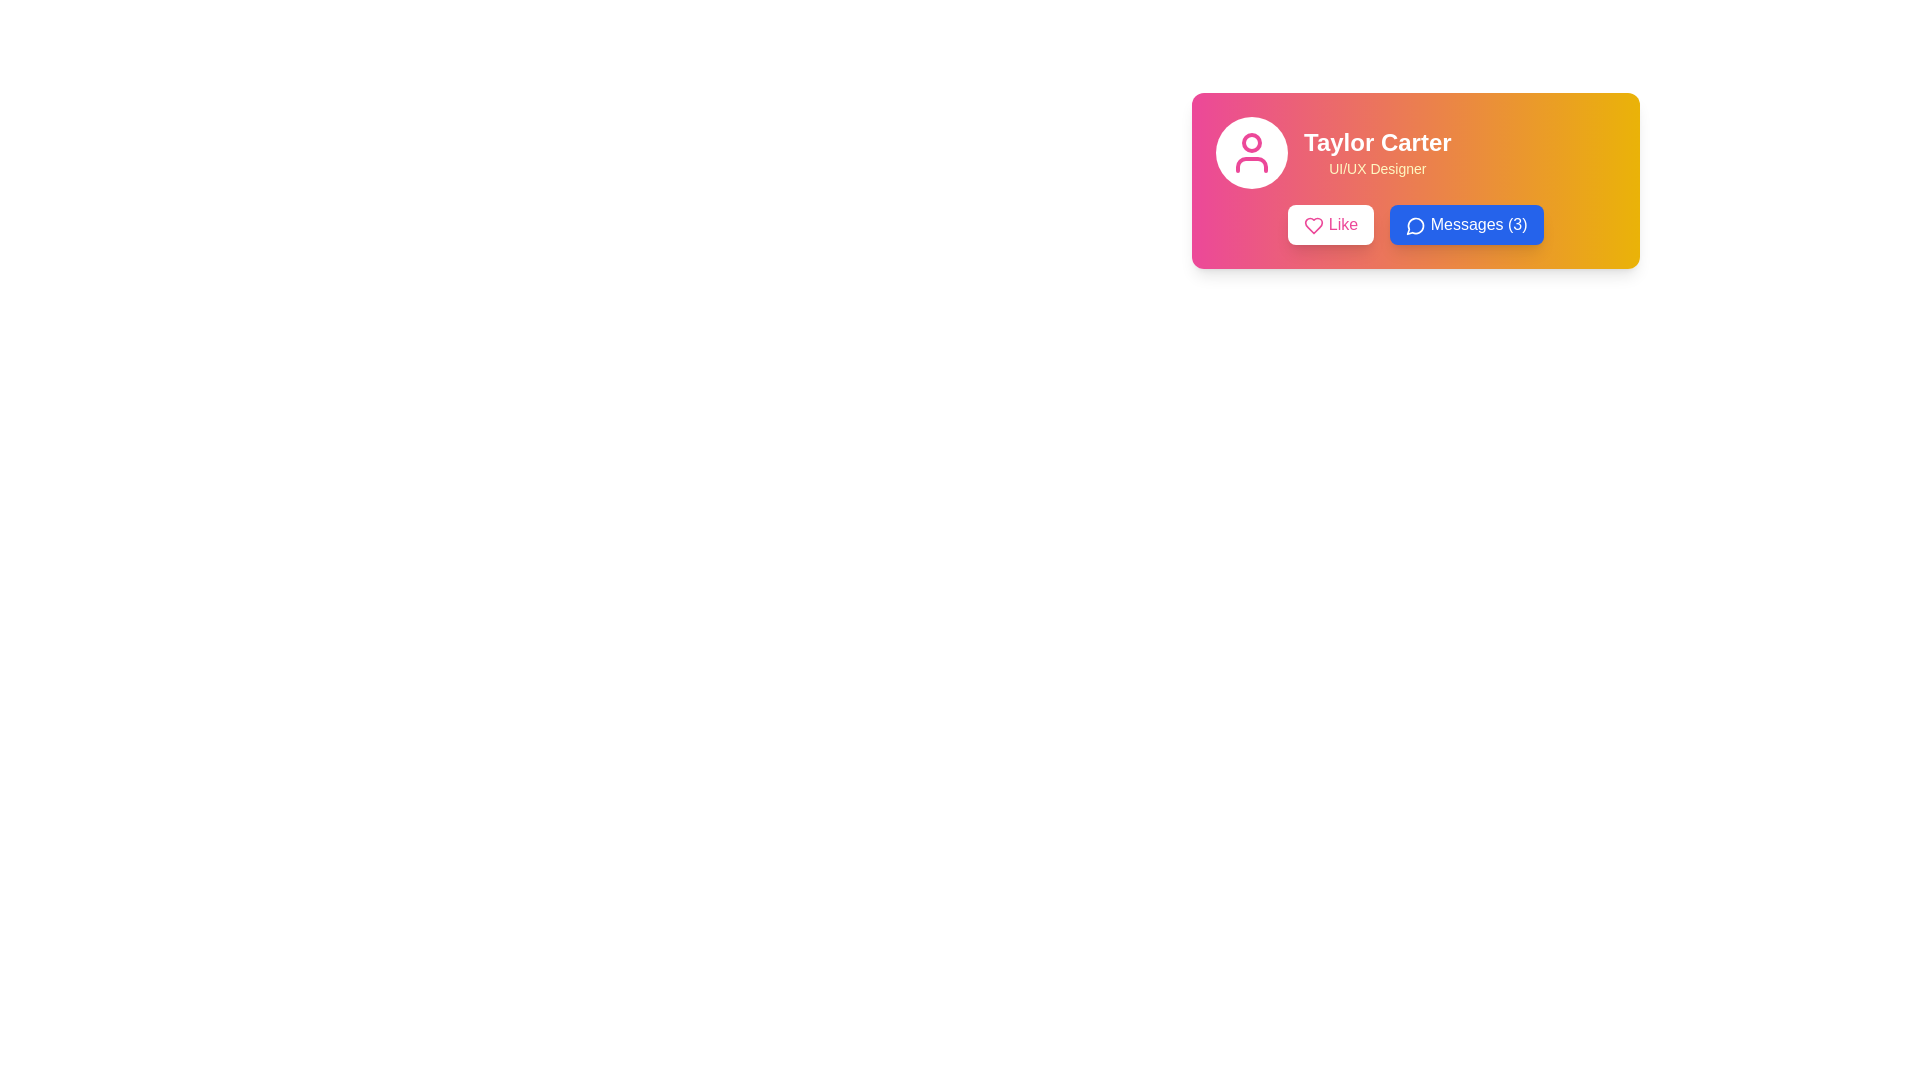 The image size is (1920, 1080). Describe the element at coordinates (1314, 225) in the screenshot. I see `the heart icon within the 'Like' button on the left side of the button group located on a vibrant yellow-pink gradient card towards the top-right of the interface` at that location.